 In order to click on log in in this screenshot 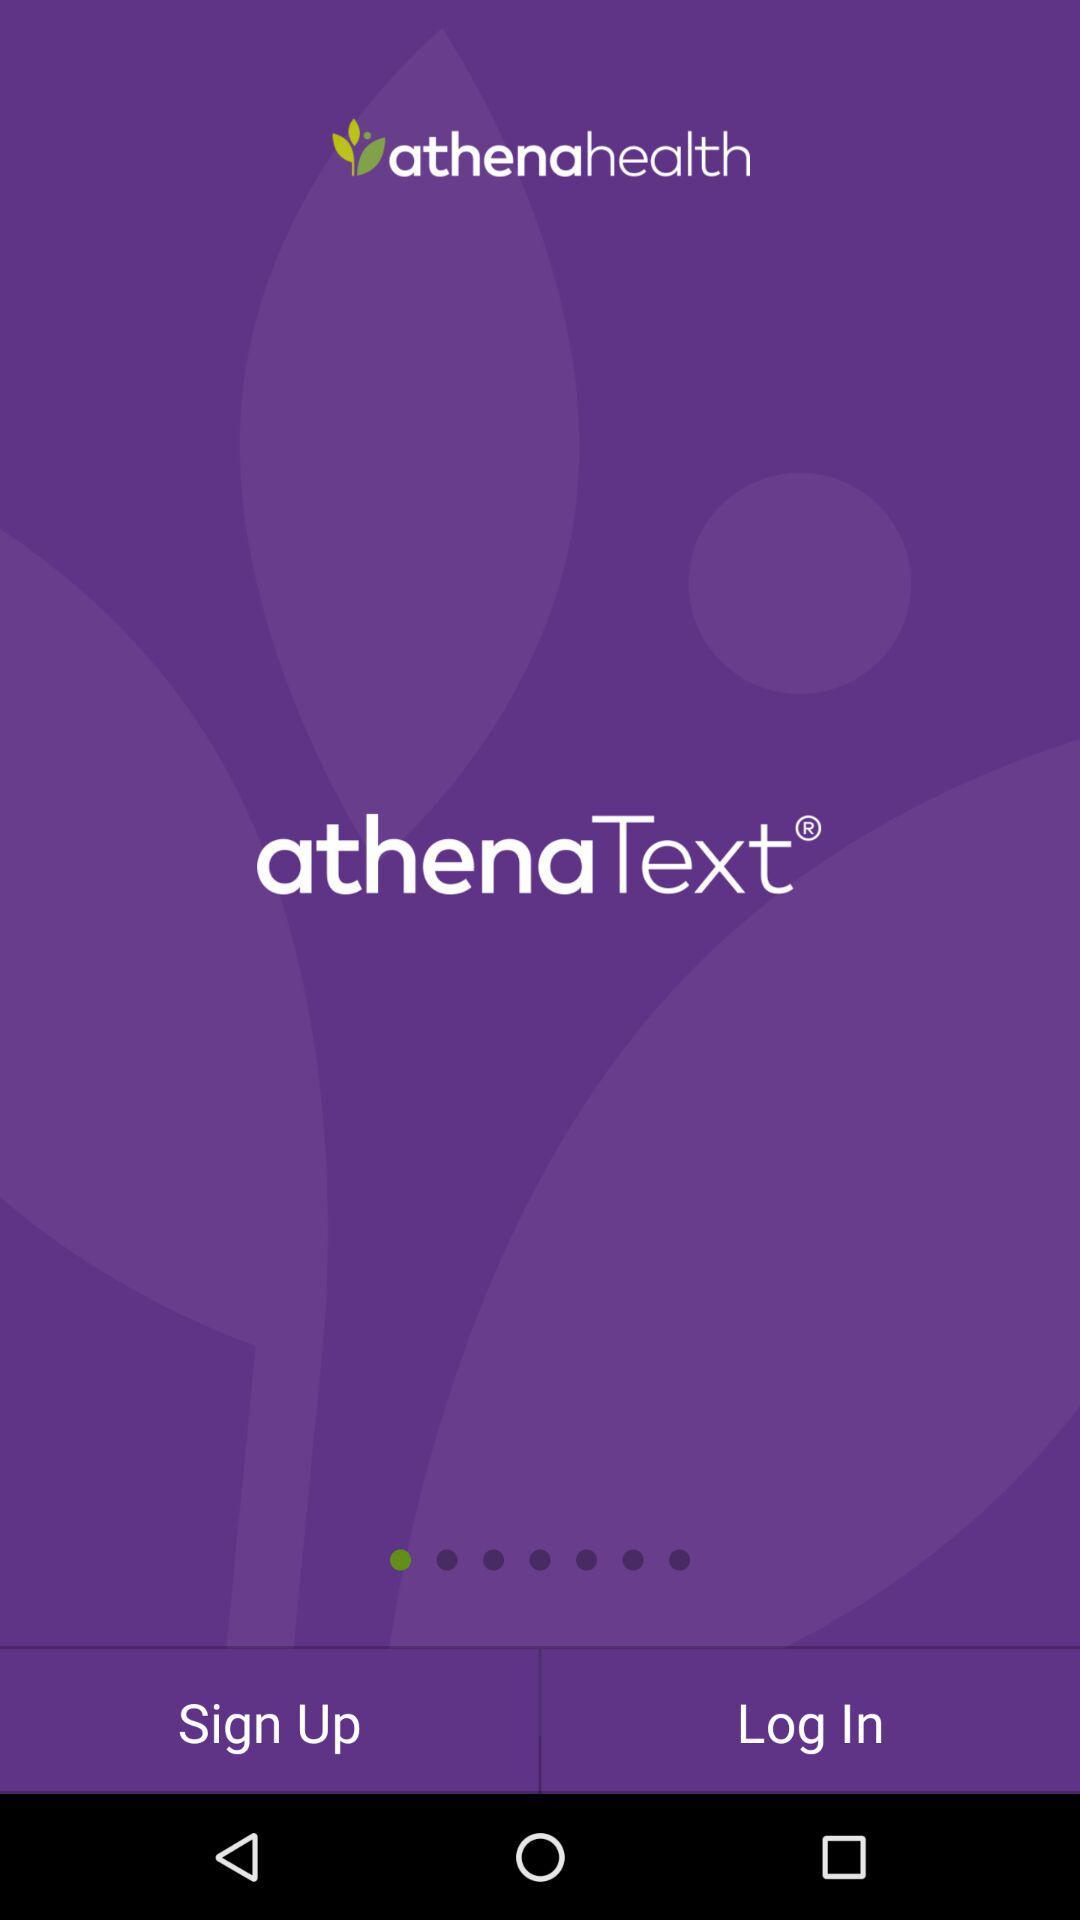, I will do `click(810, 1720)`.